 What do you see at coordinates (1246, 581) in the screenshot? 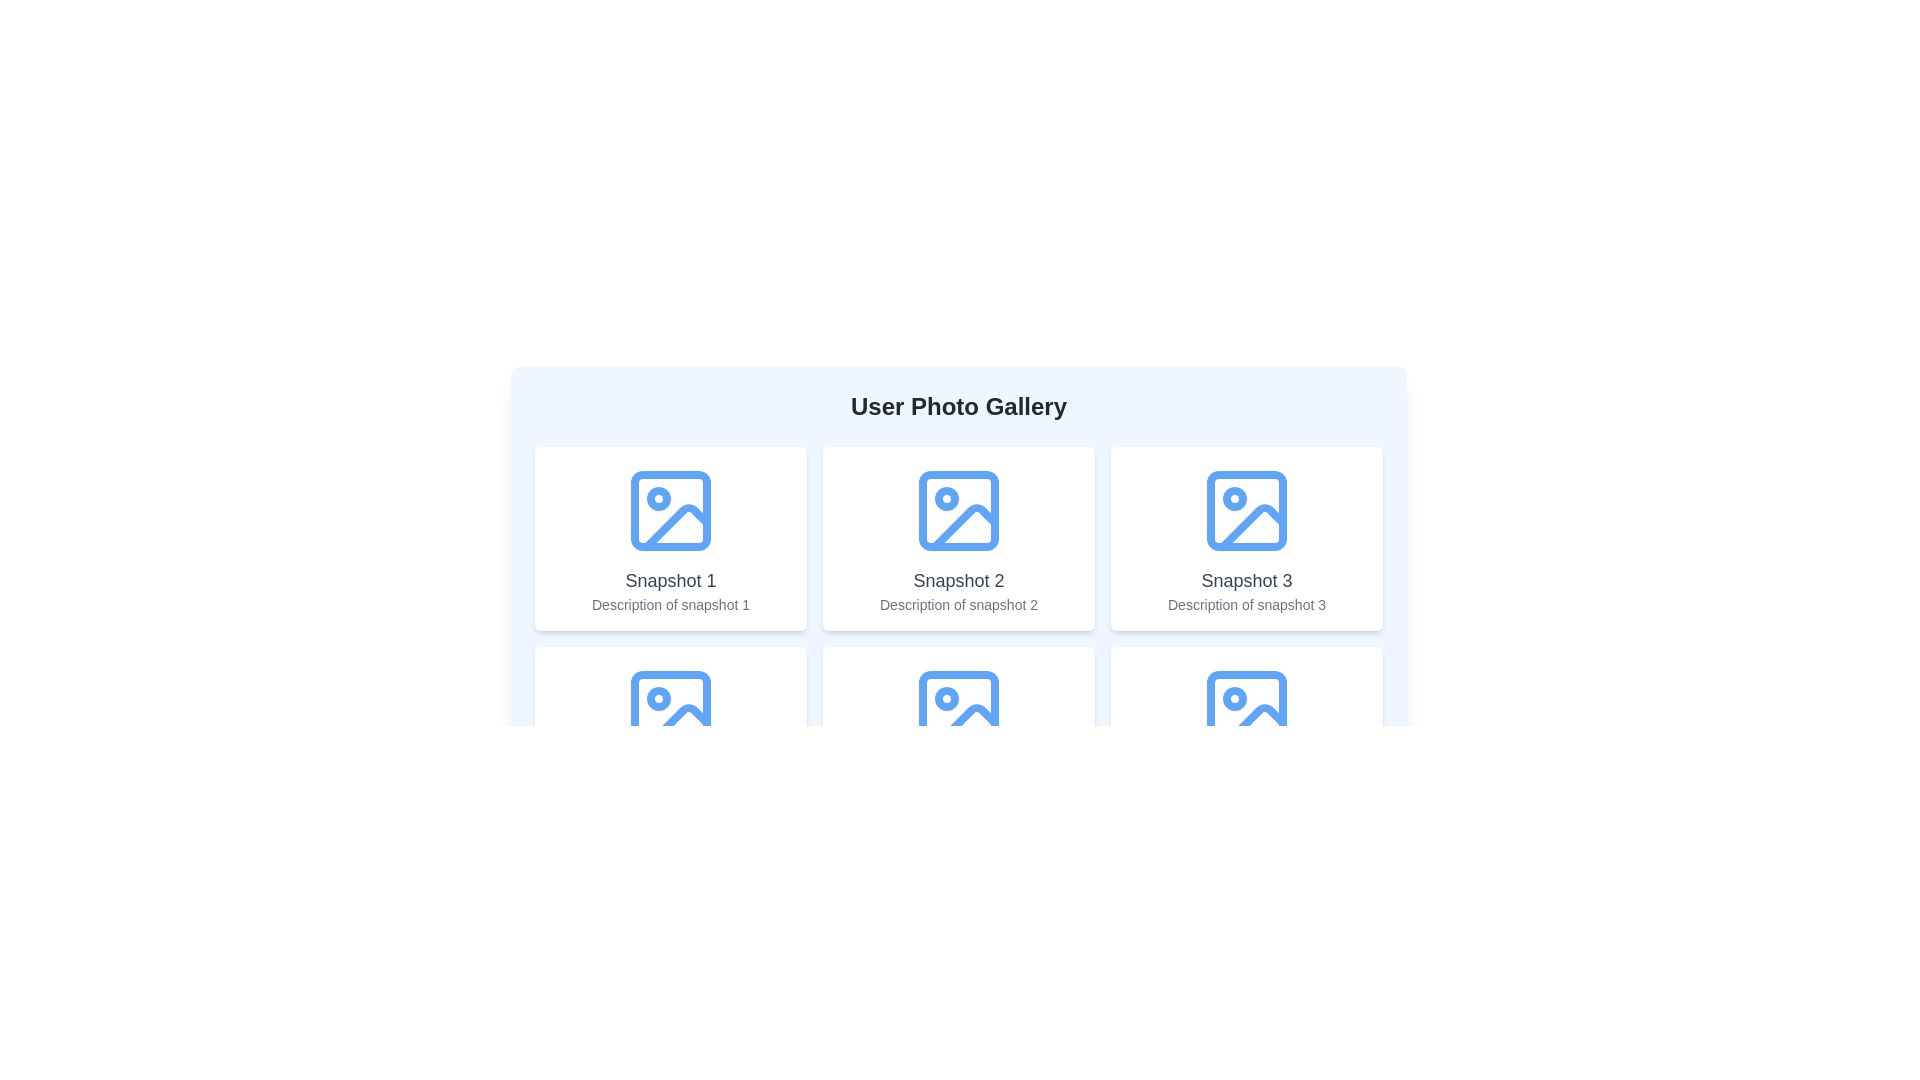
I see `text label located below the icon in the rightmost card of the top row, which serves as a title for the accompanying snapshot` at bounding box center [1246, 581].